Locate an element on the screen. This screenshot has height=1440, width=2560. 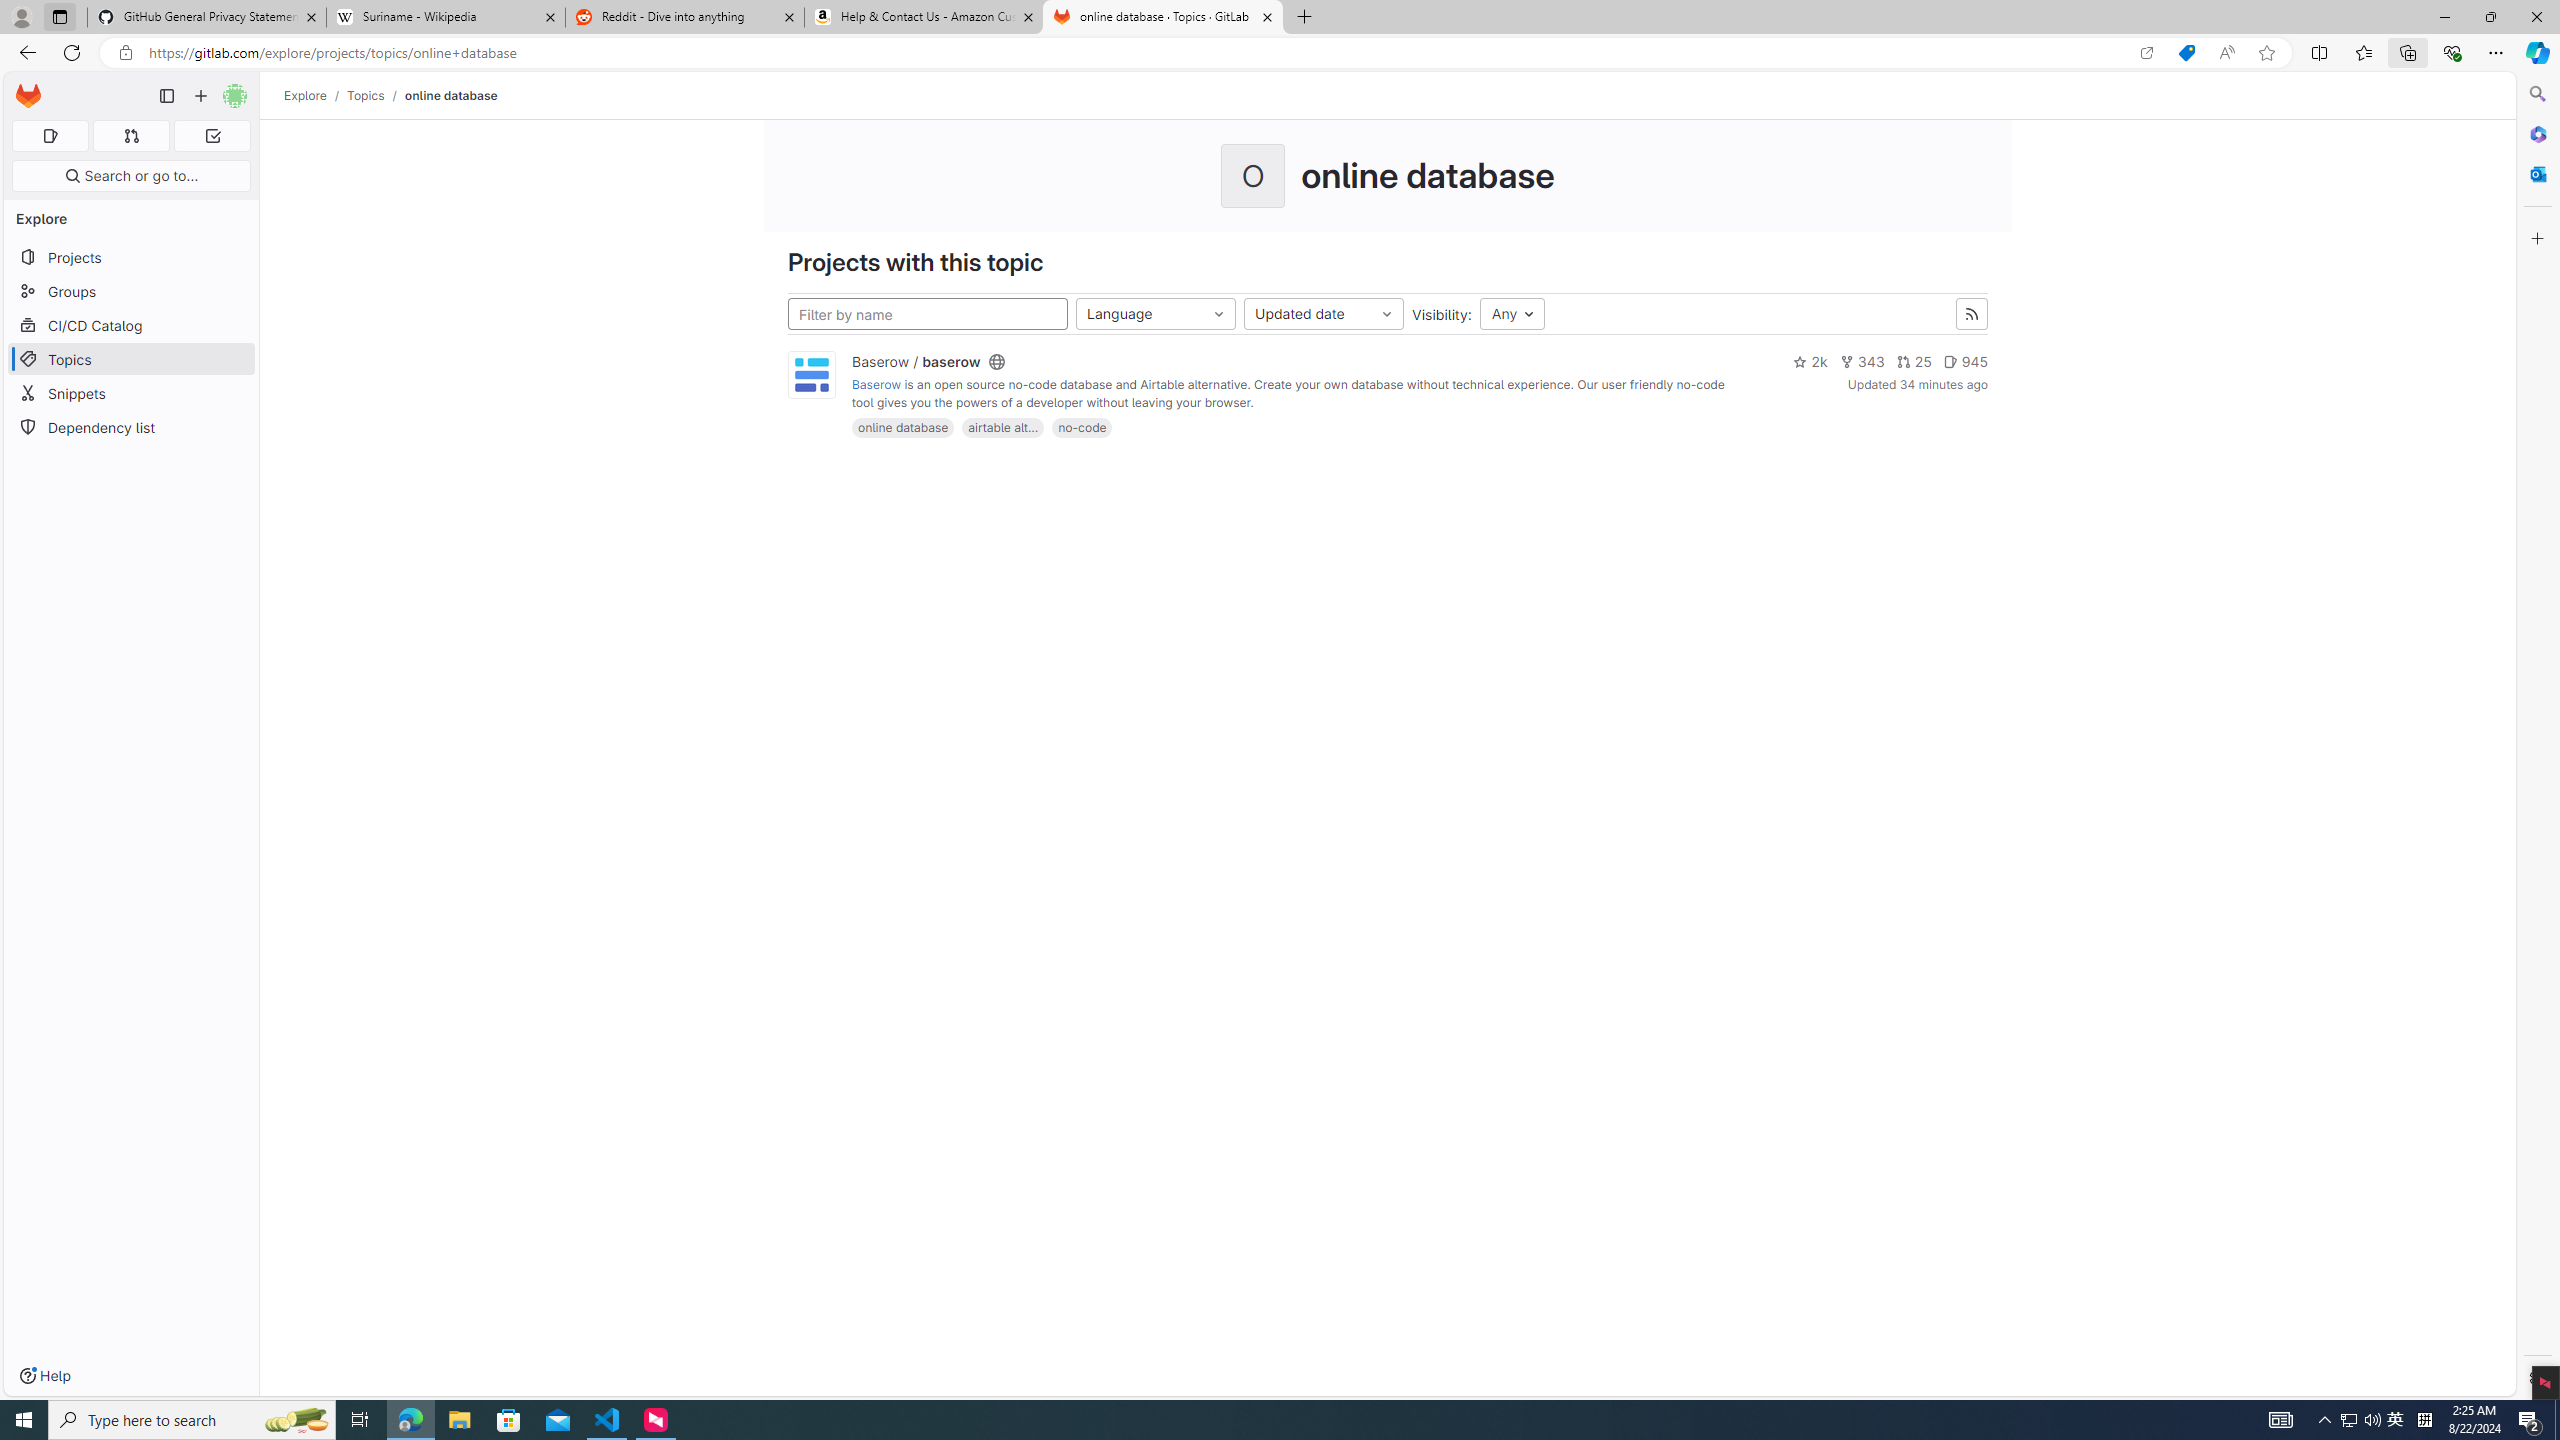
'Snippets' is located at coordinates (130, 392).